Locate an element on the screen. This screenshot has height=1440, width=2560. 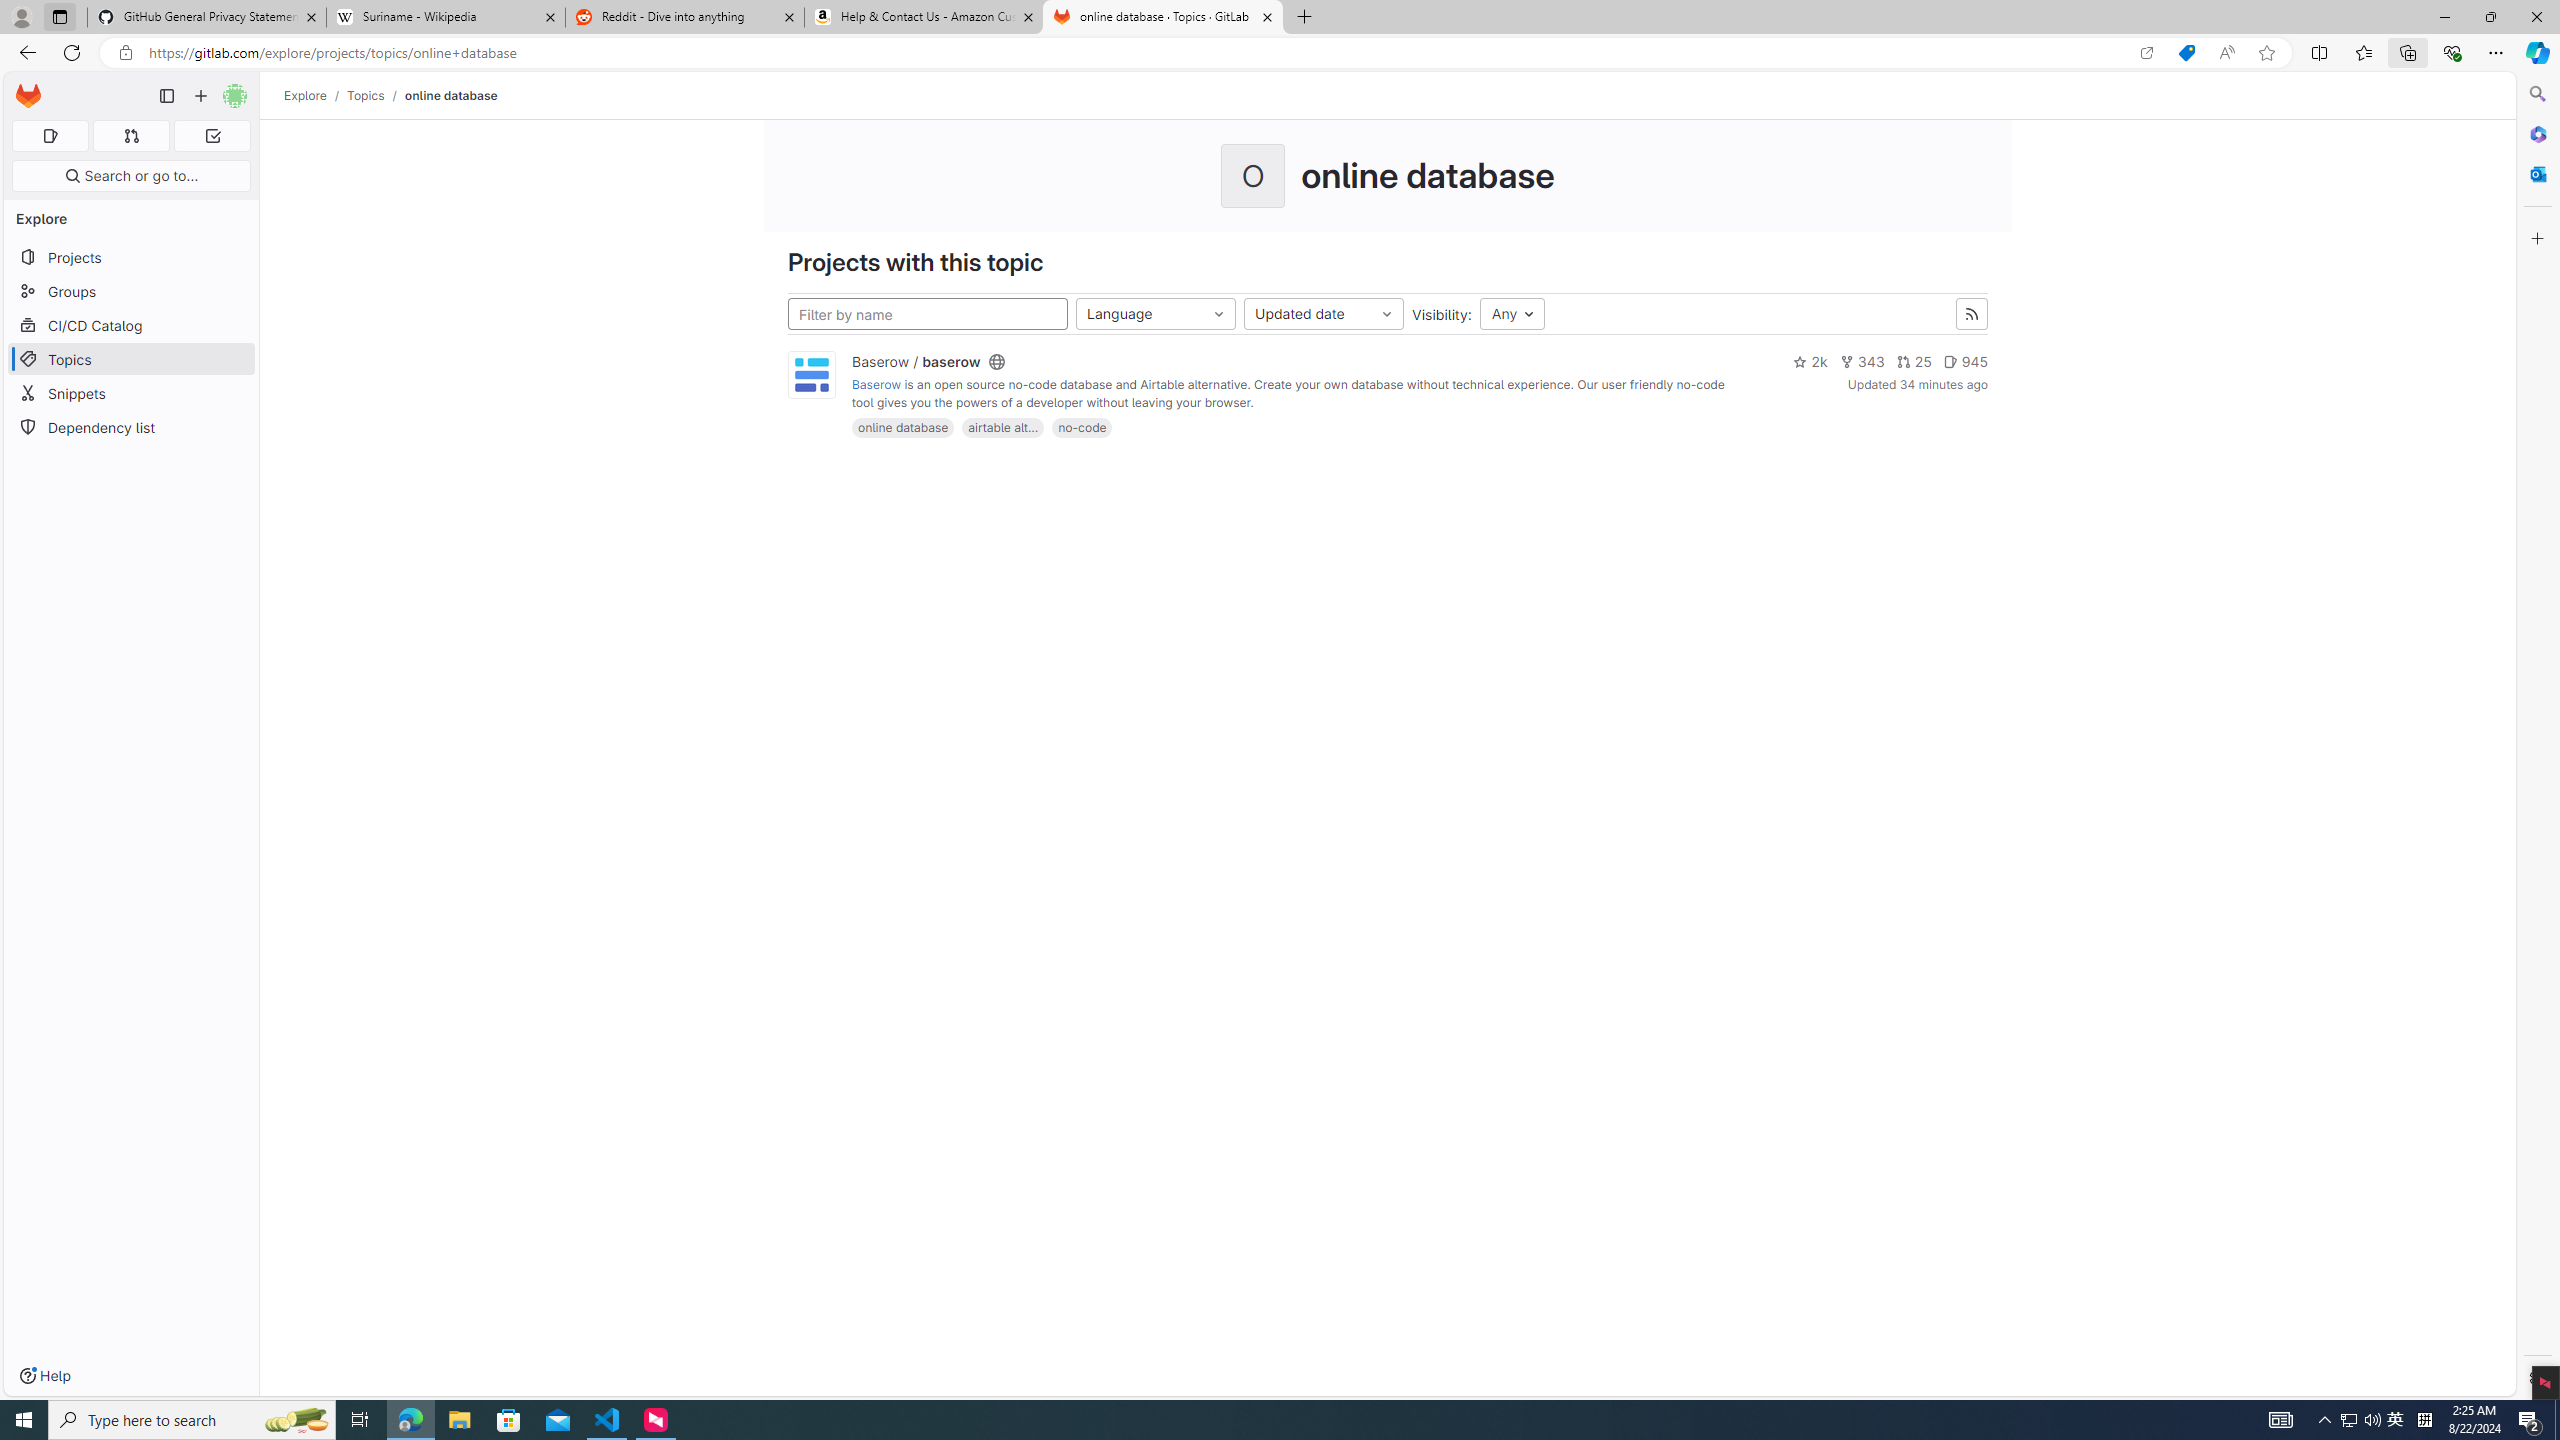
'Snippets' is located at coordinates (130, 392).